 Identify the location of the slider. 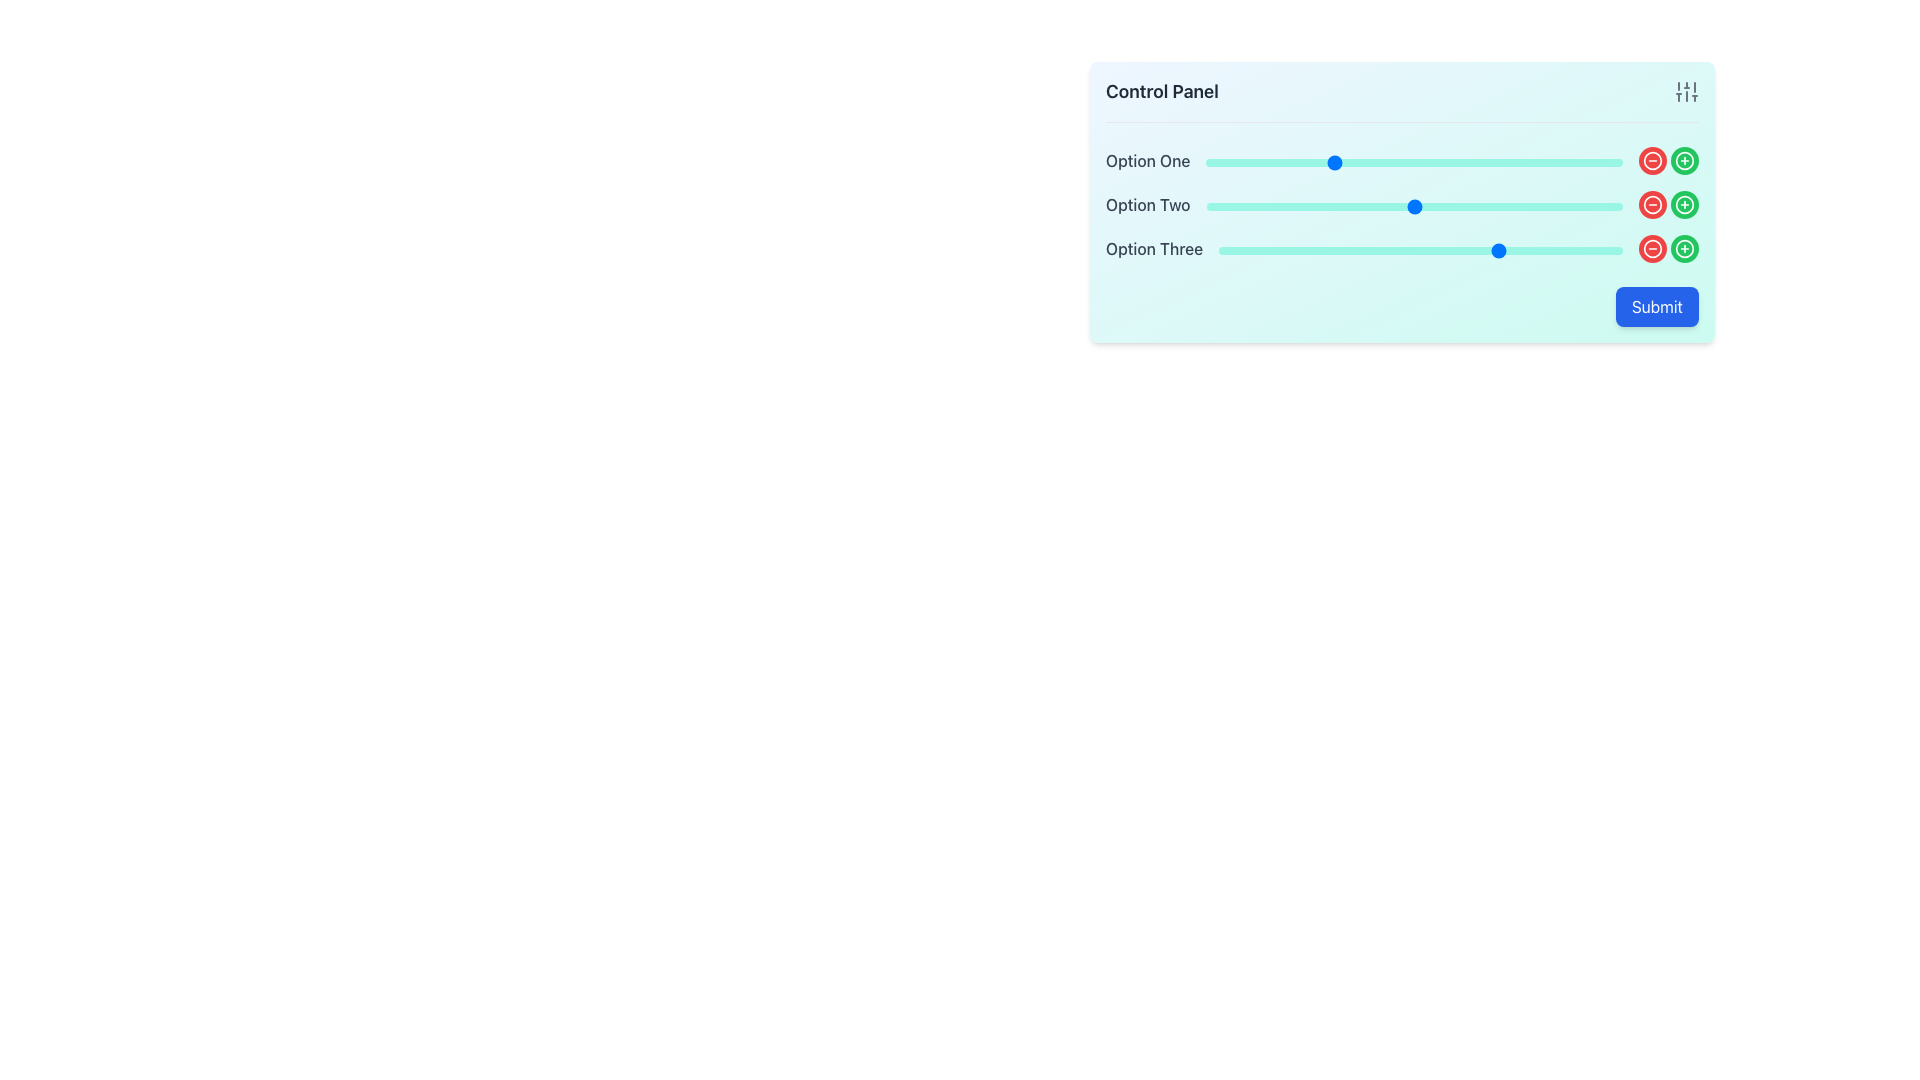
(1563, 161).